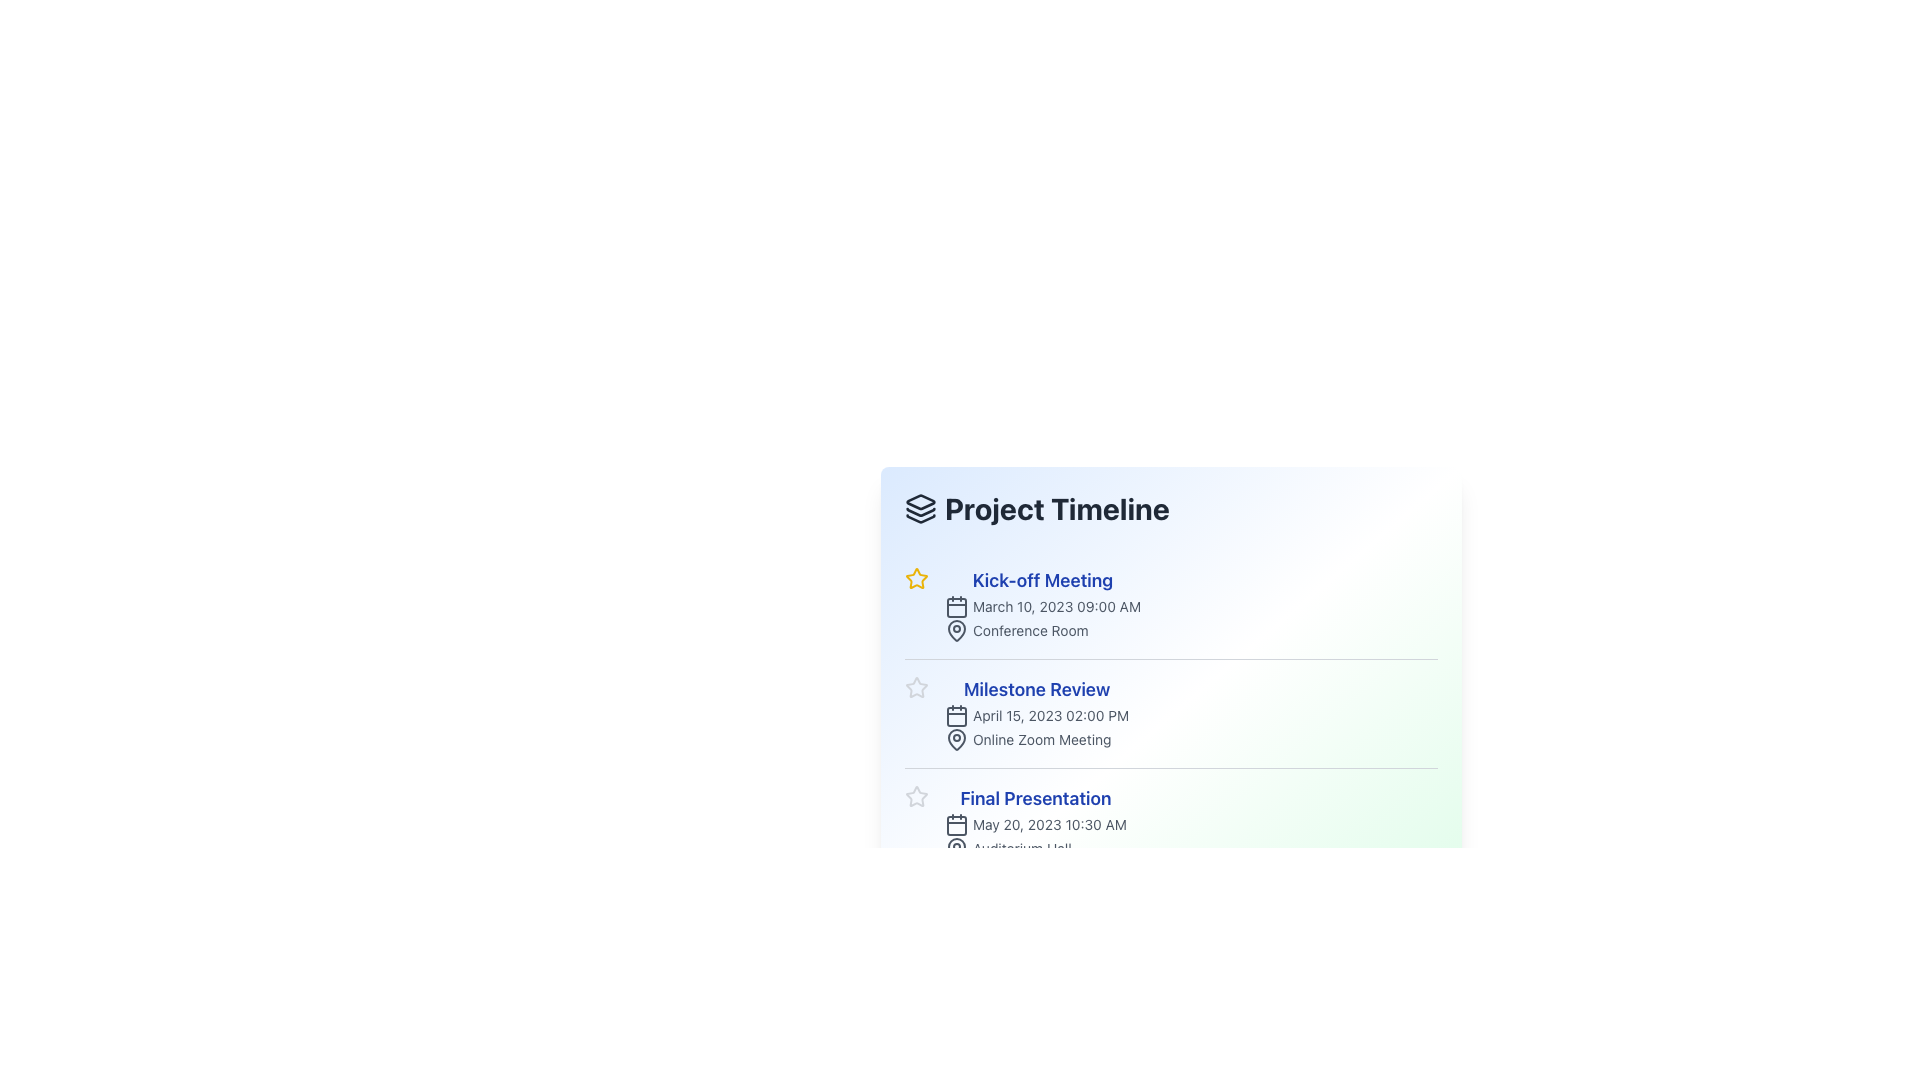  What do you see at coordinates (1036, 715) in the screenshot?
I see `the static text label reading 'April 15, 2023 02:00 PM' located under the 'Milestone Review' title in the 'Project Timeline' section` at bounding box center [1036, 715].